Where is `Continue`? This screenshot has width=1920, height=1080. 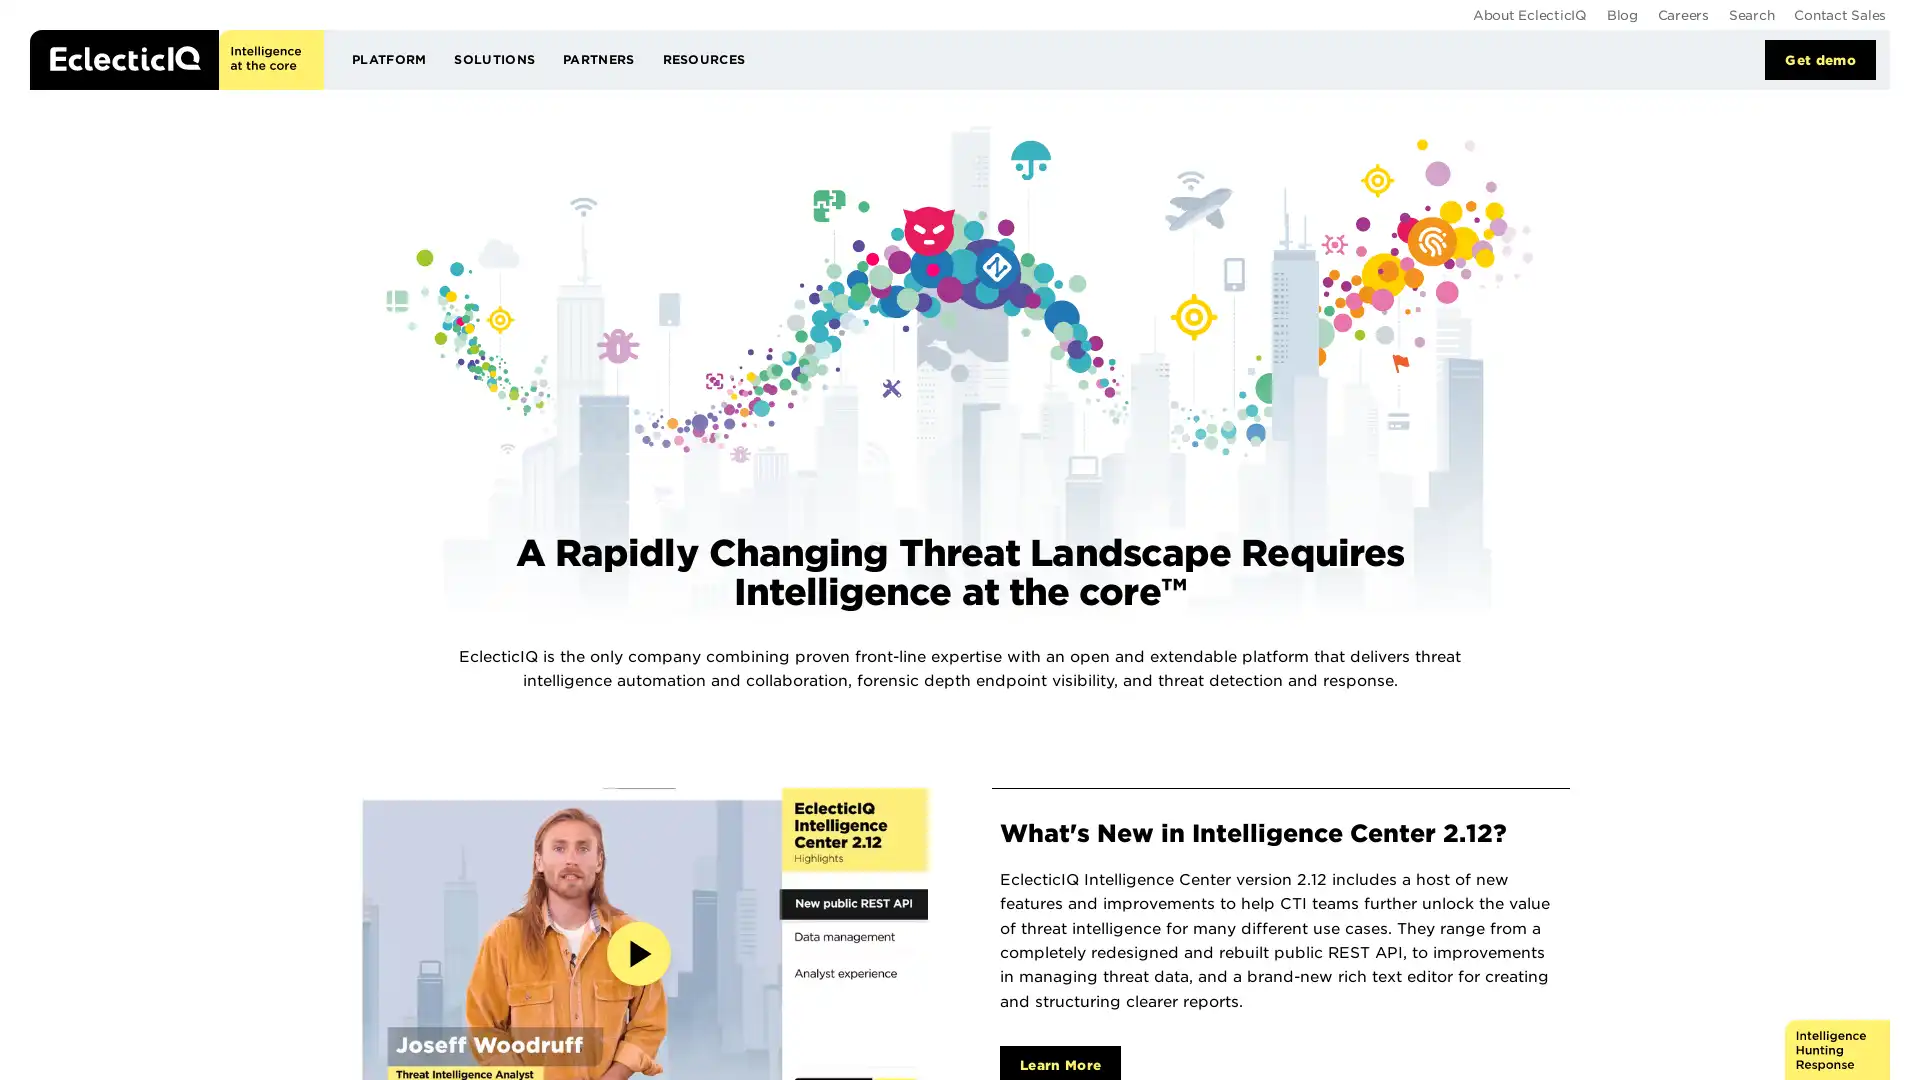 Continue is located at coordinates (1034, 208).